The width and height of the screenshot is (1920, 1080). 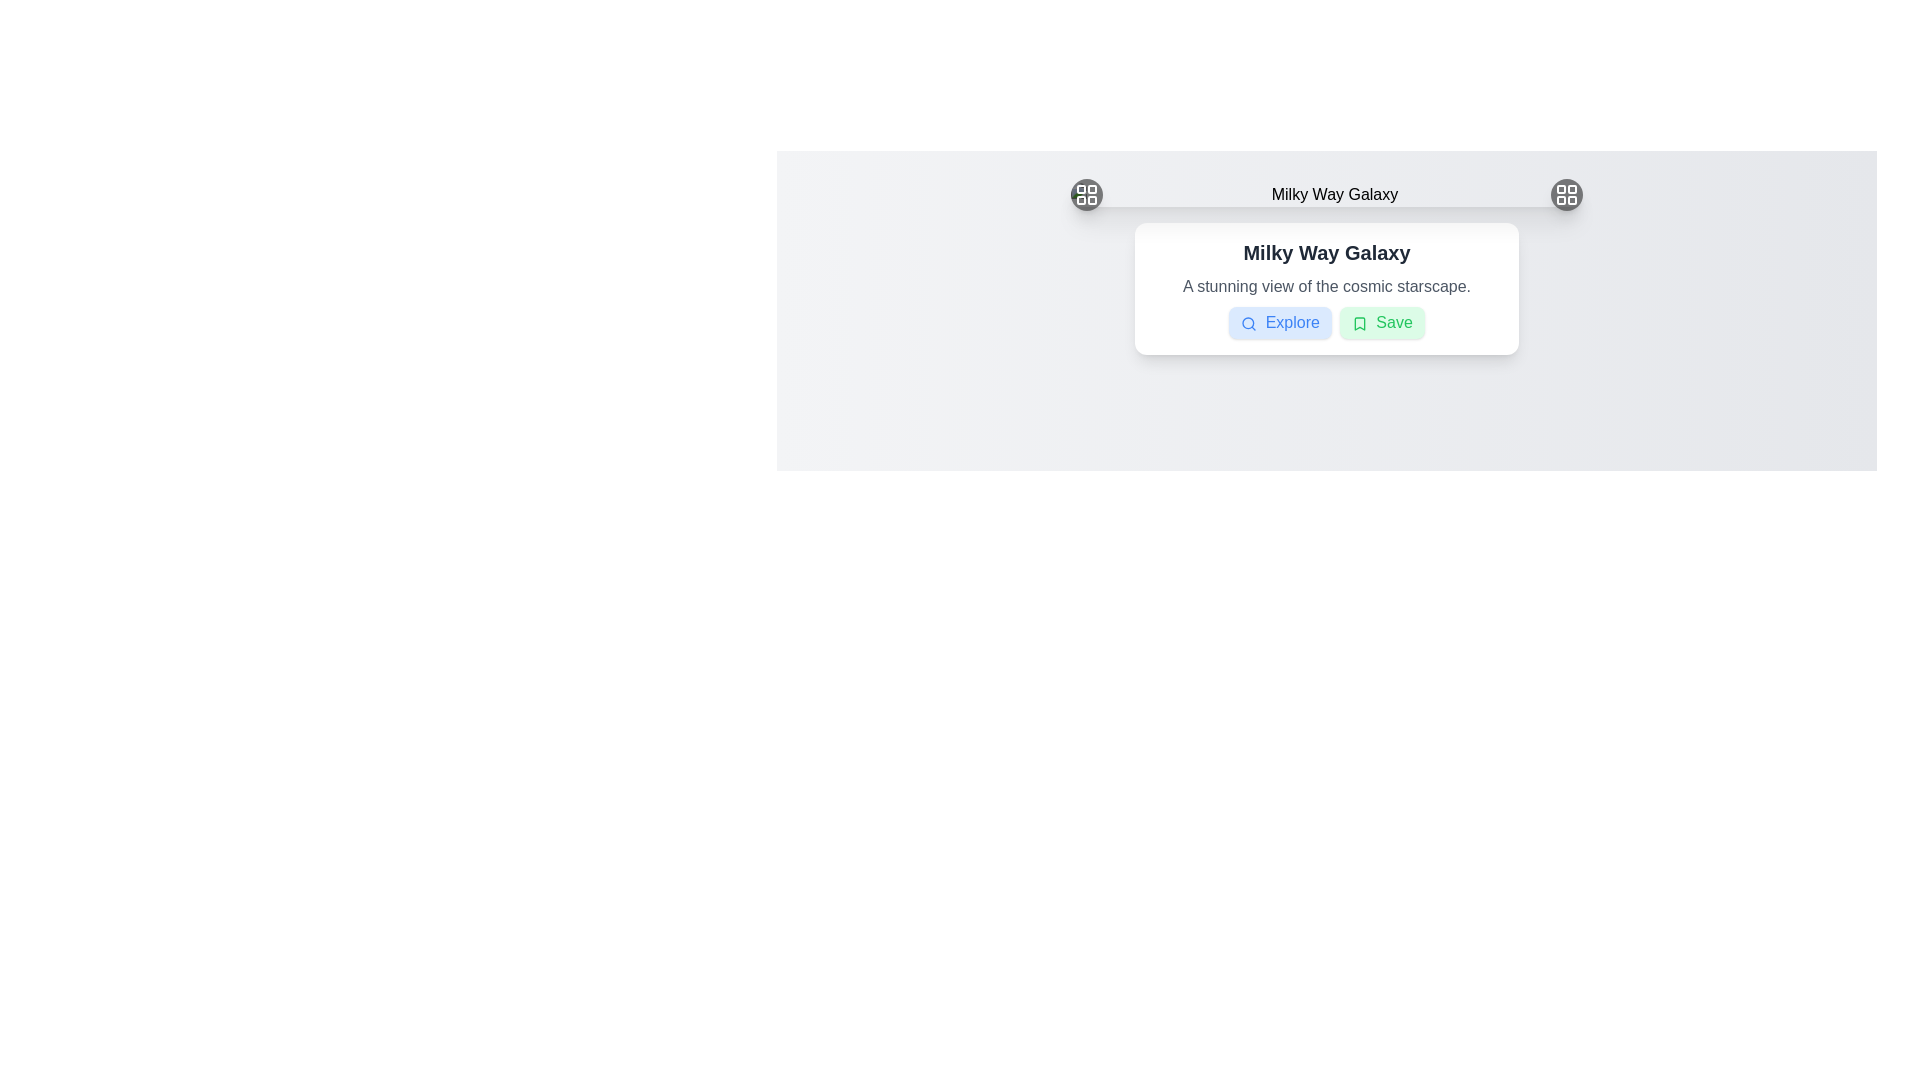 I want to click on the 'Save' button which contains the bookmarking icon, so click(x=1359, y=322).